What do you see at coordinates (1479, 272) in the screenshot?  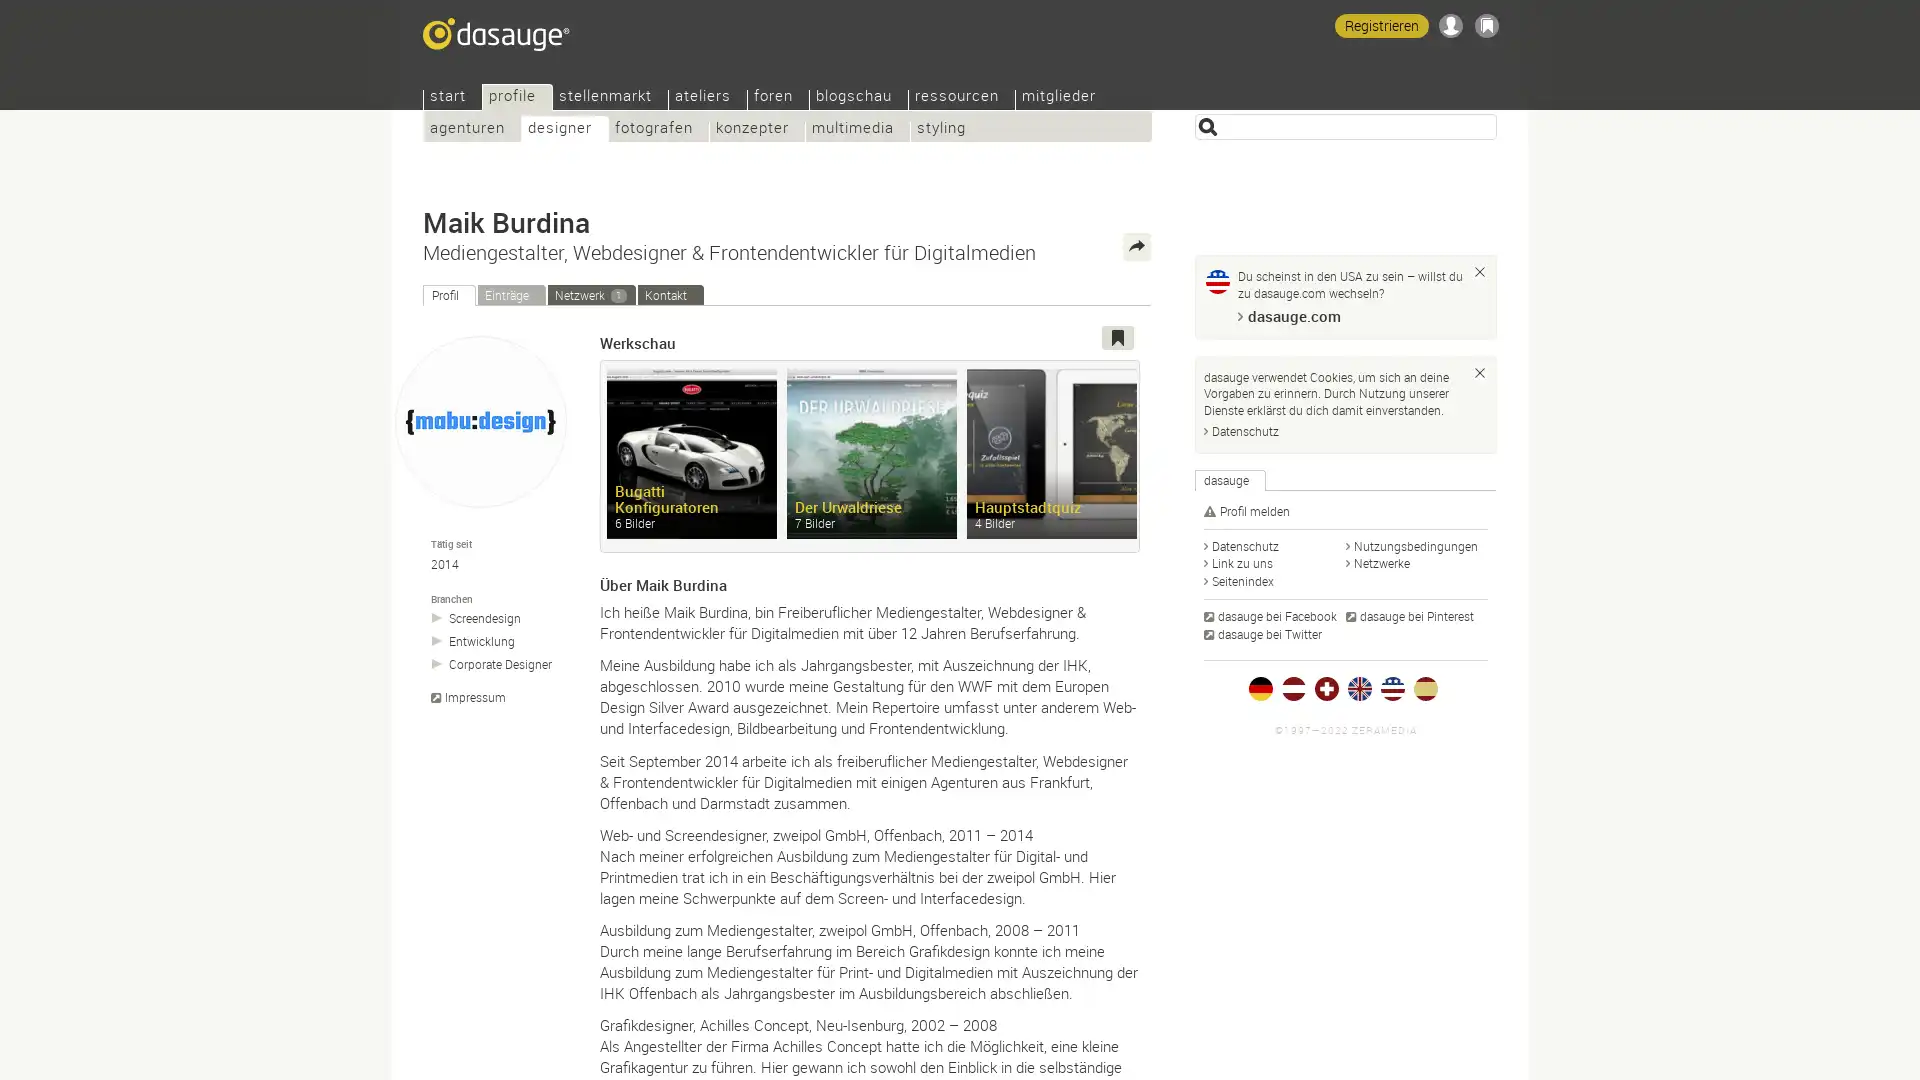 I see `Ich wei` at bounding box center [1479, 272].